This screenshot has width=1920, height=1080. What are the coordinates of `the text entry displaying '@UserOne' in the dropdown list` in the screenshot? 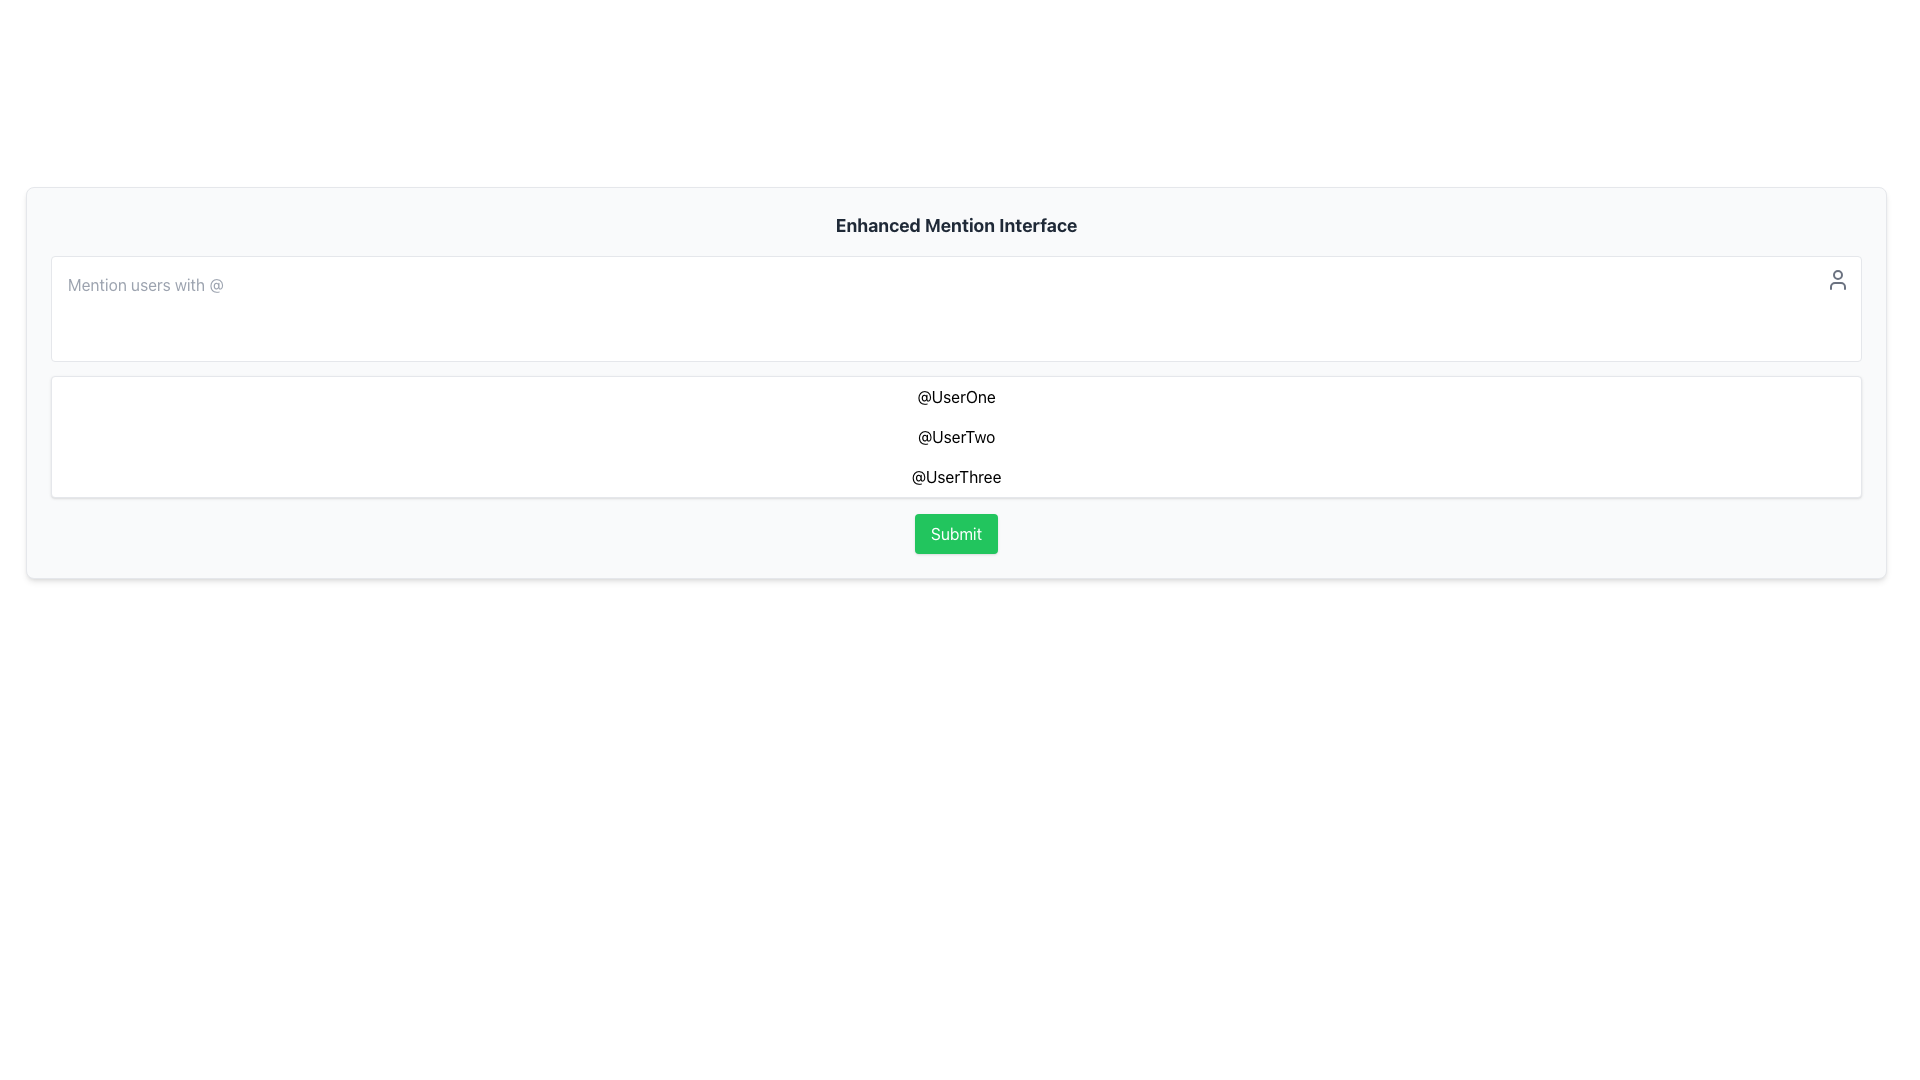 It's located at (955, 397).